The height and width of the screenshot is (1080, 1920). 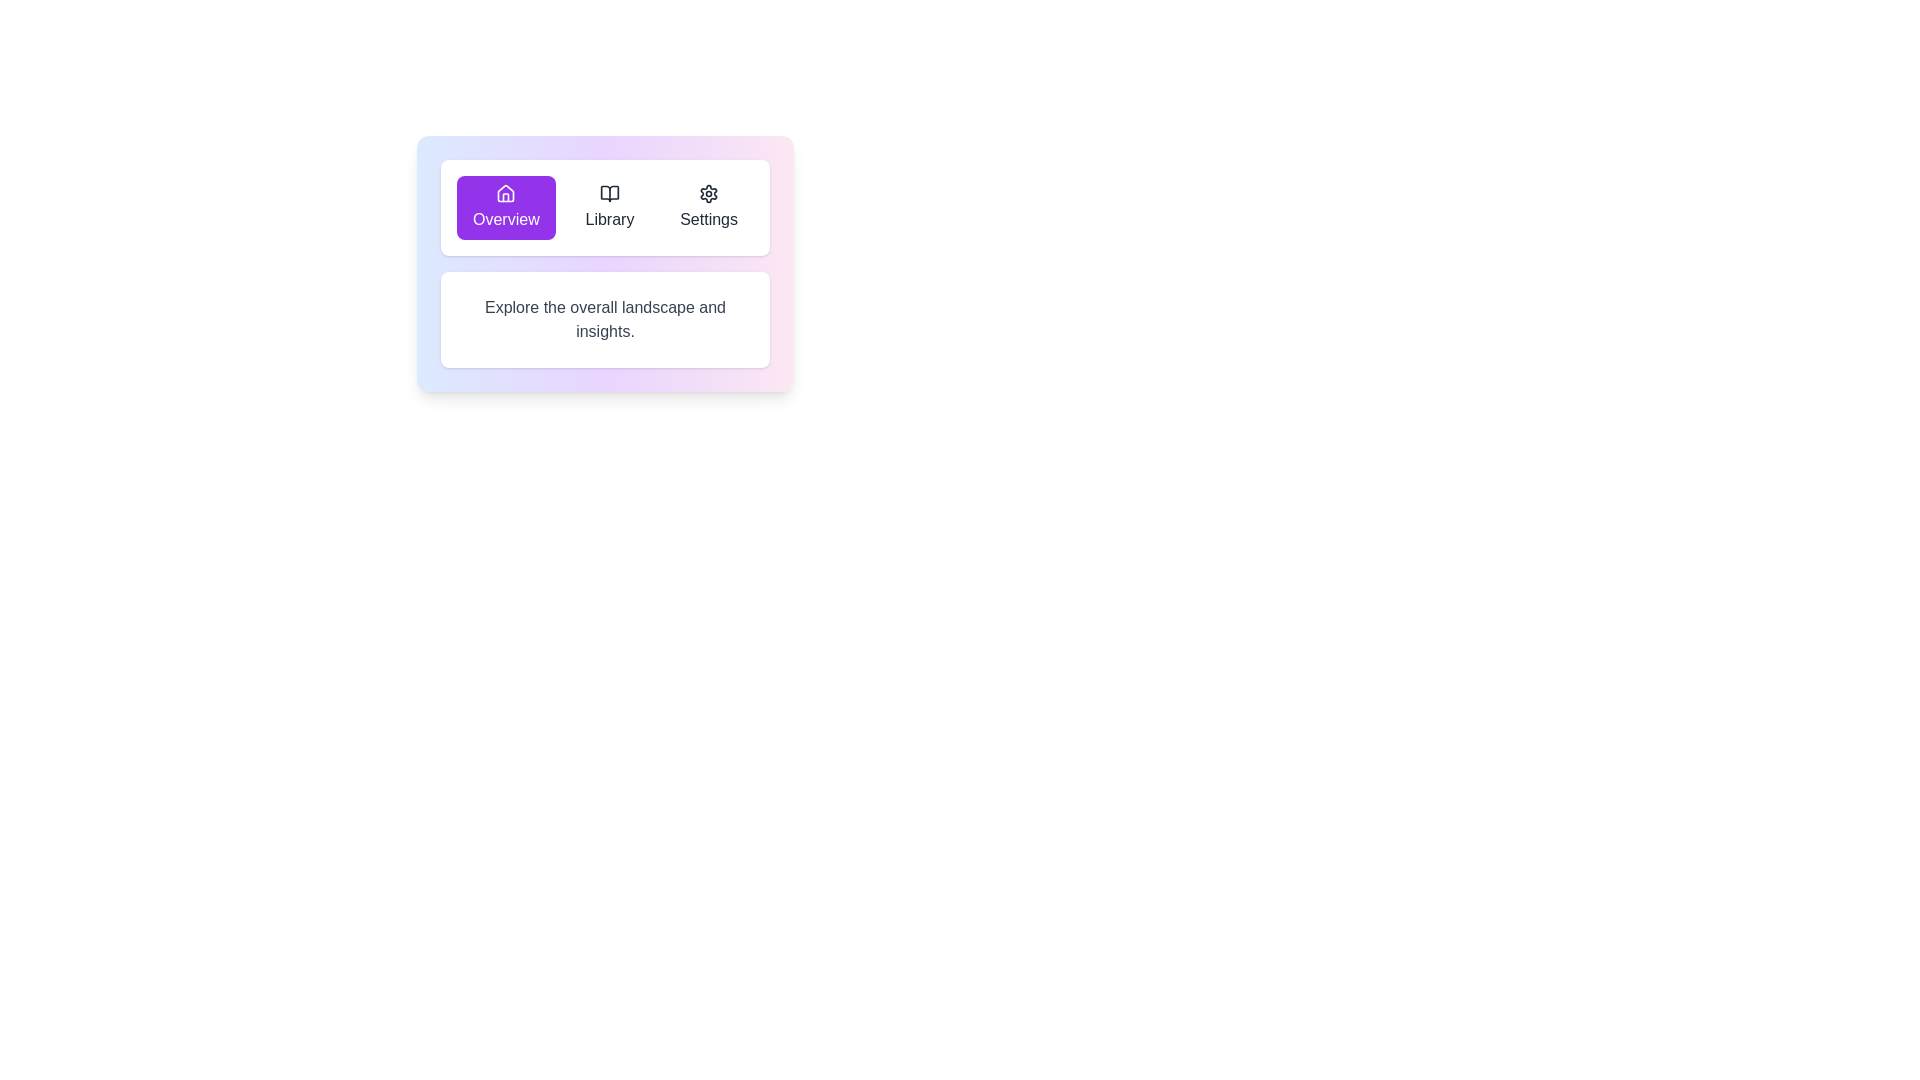 What do you see at coordinates (608, 193) in the screenshot?
I see `the Decorative Icon representing an open book within the 'Library' button in the navigation bar` at bounding box center [608, 193].